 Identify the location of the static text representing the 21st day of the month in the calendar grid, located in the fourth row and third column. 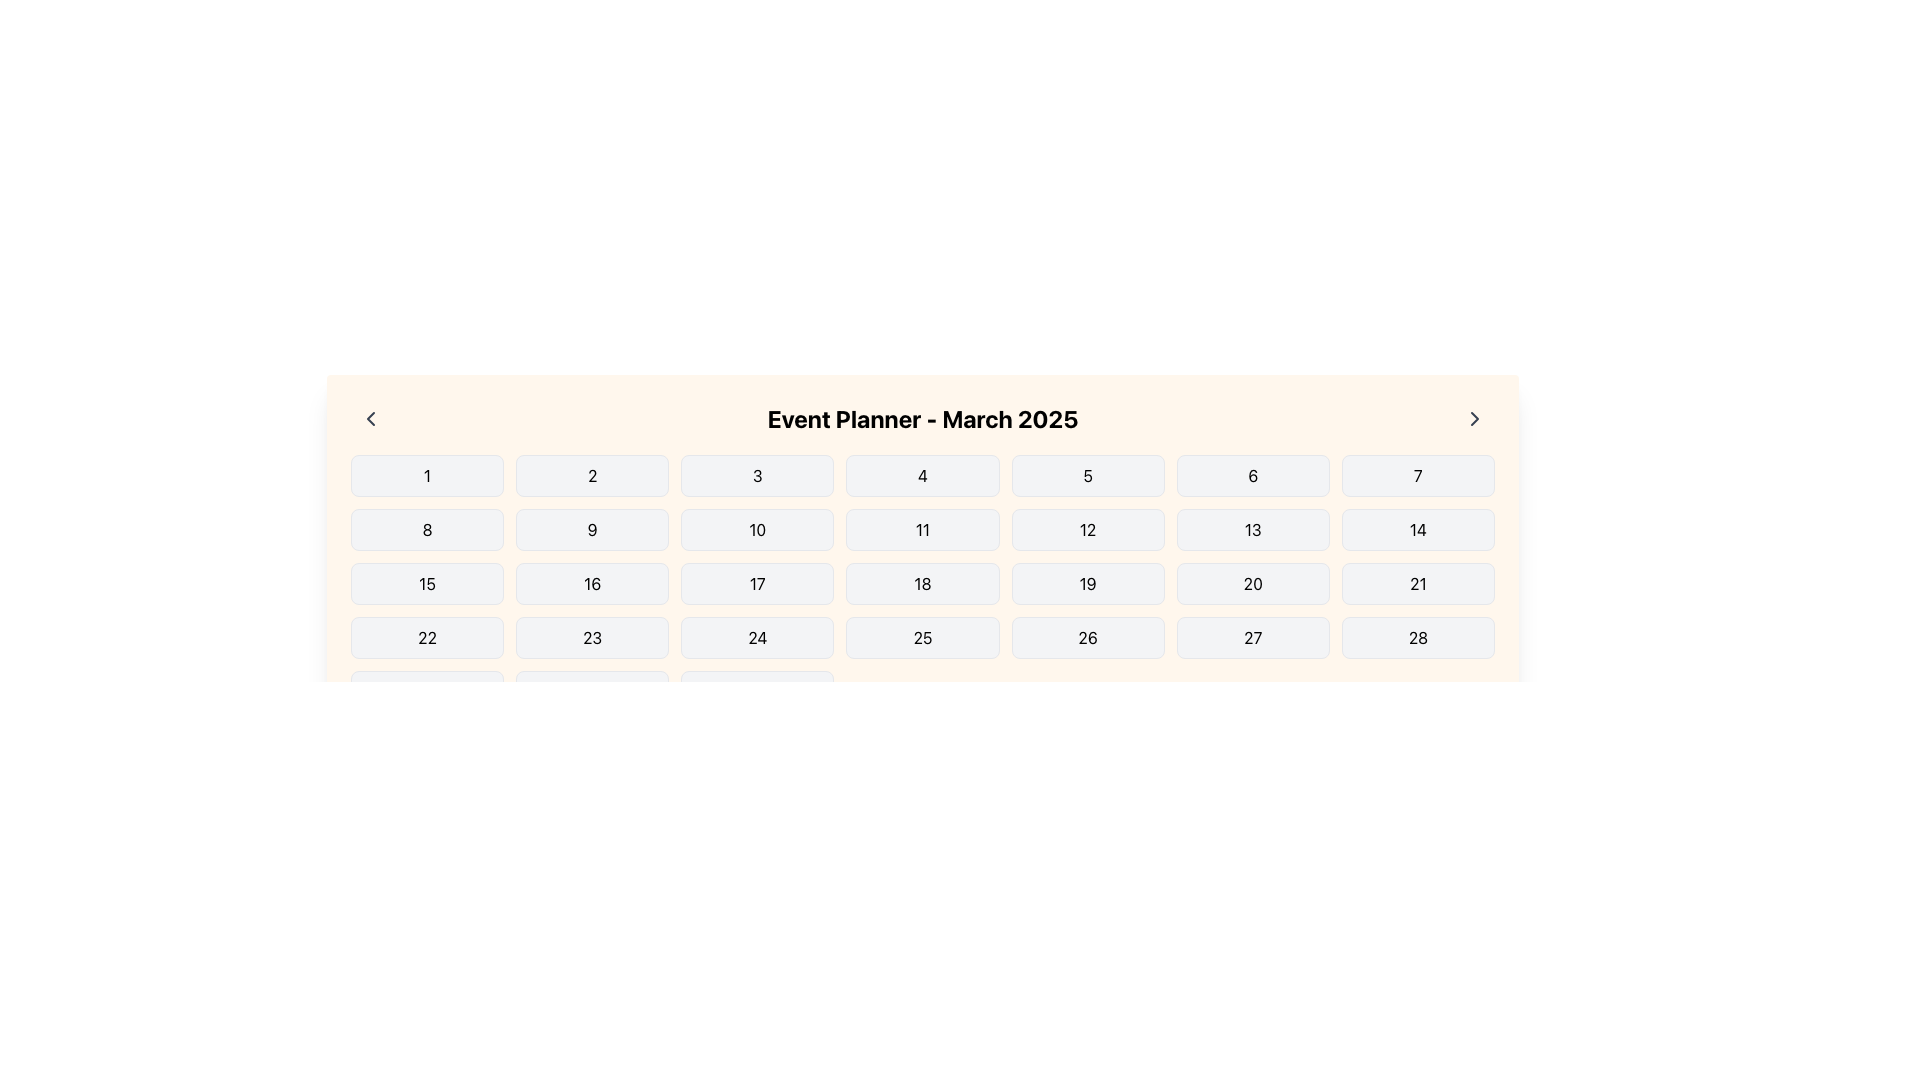
(1417, 583).